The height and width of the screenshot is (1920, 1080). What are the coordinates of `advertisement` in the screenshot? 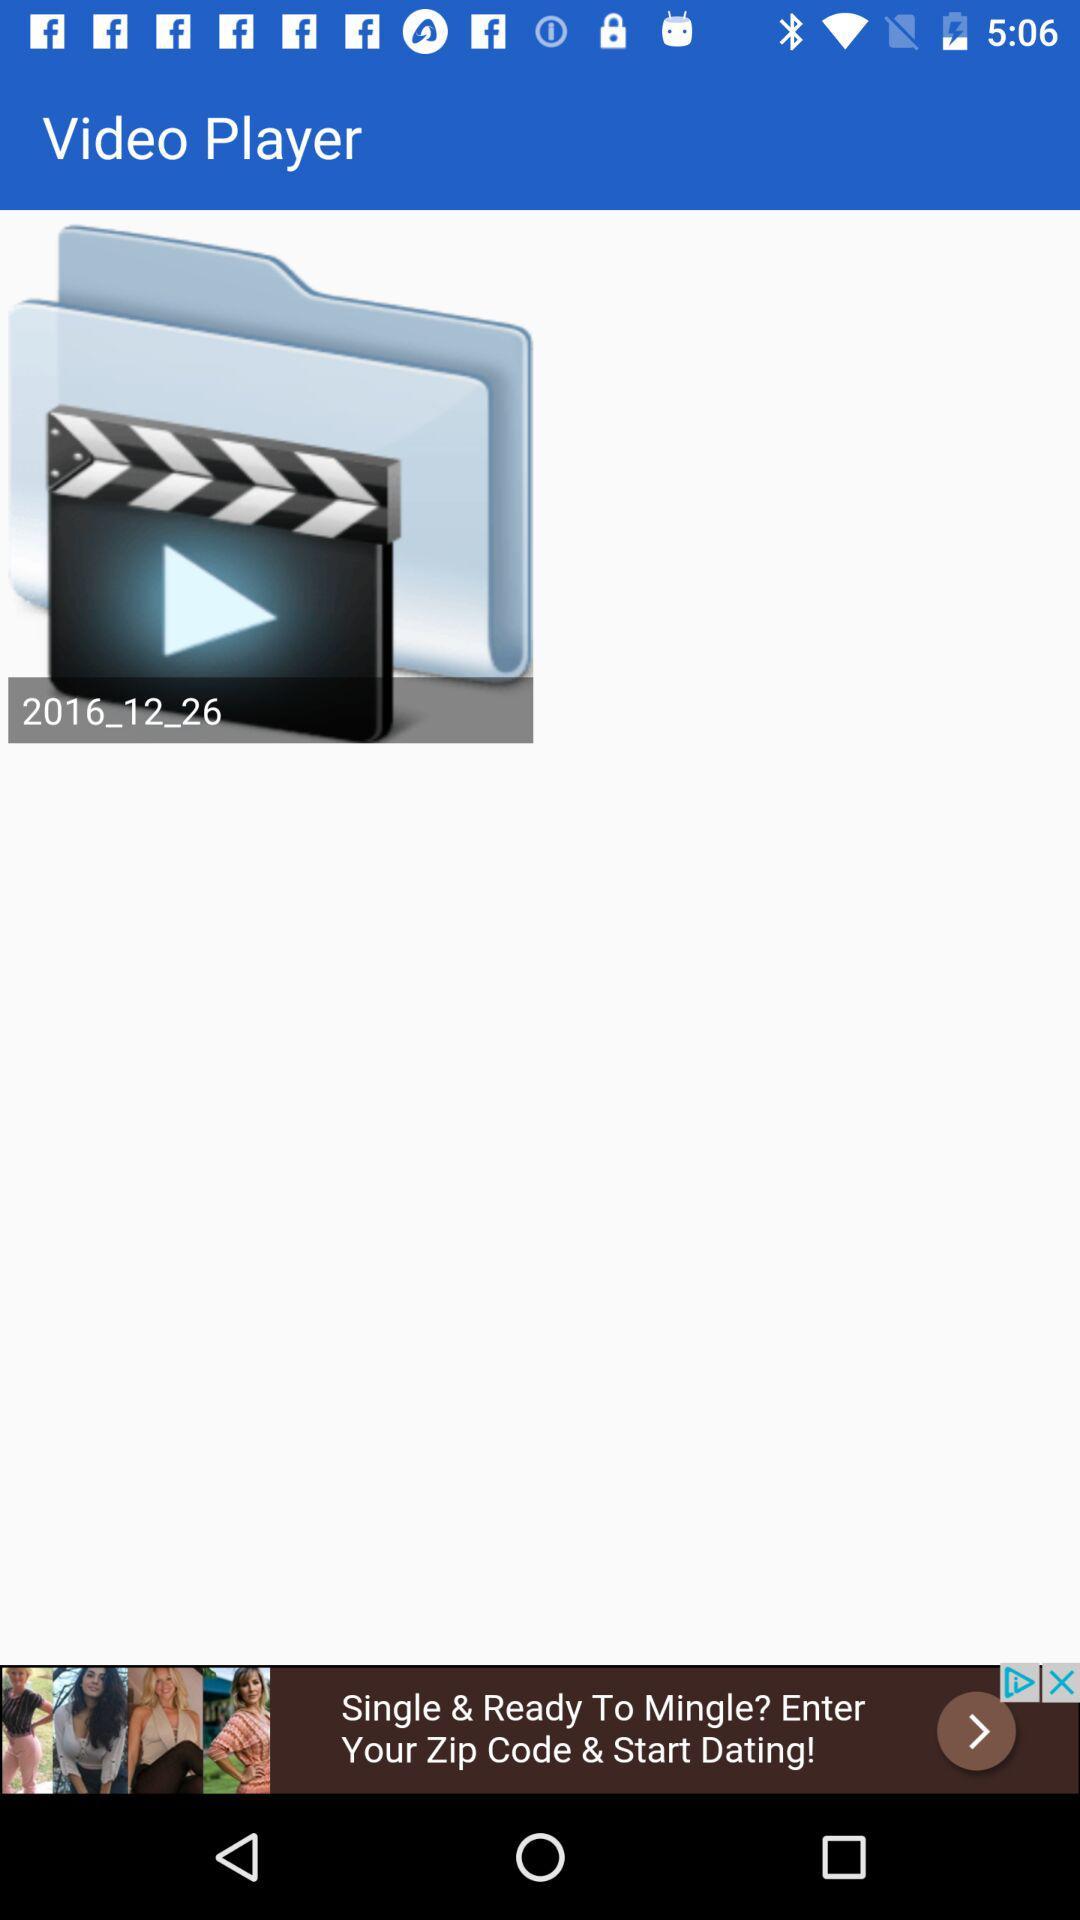 It's located at (540, 1727).